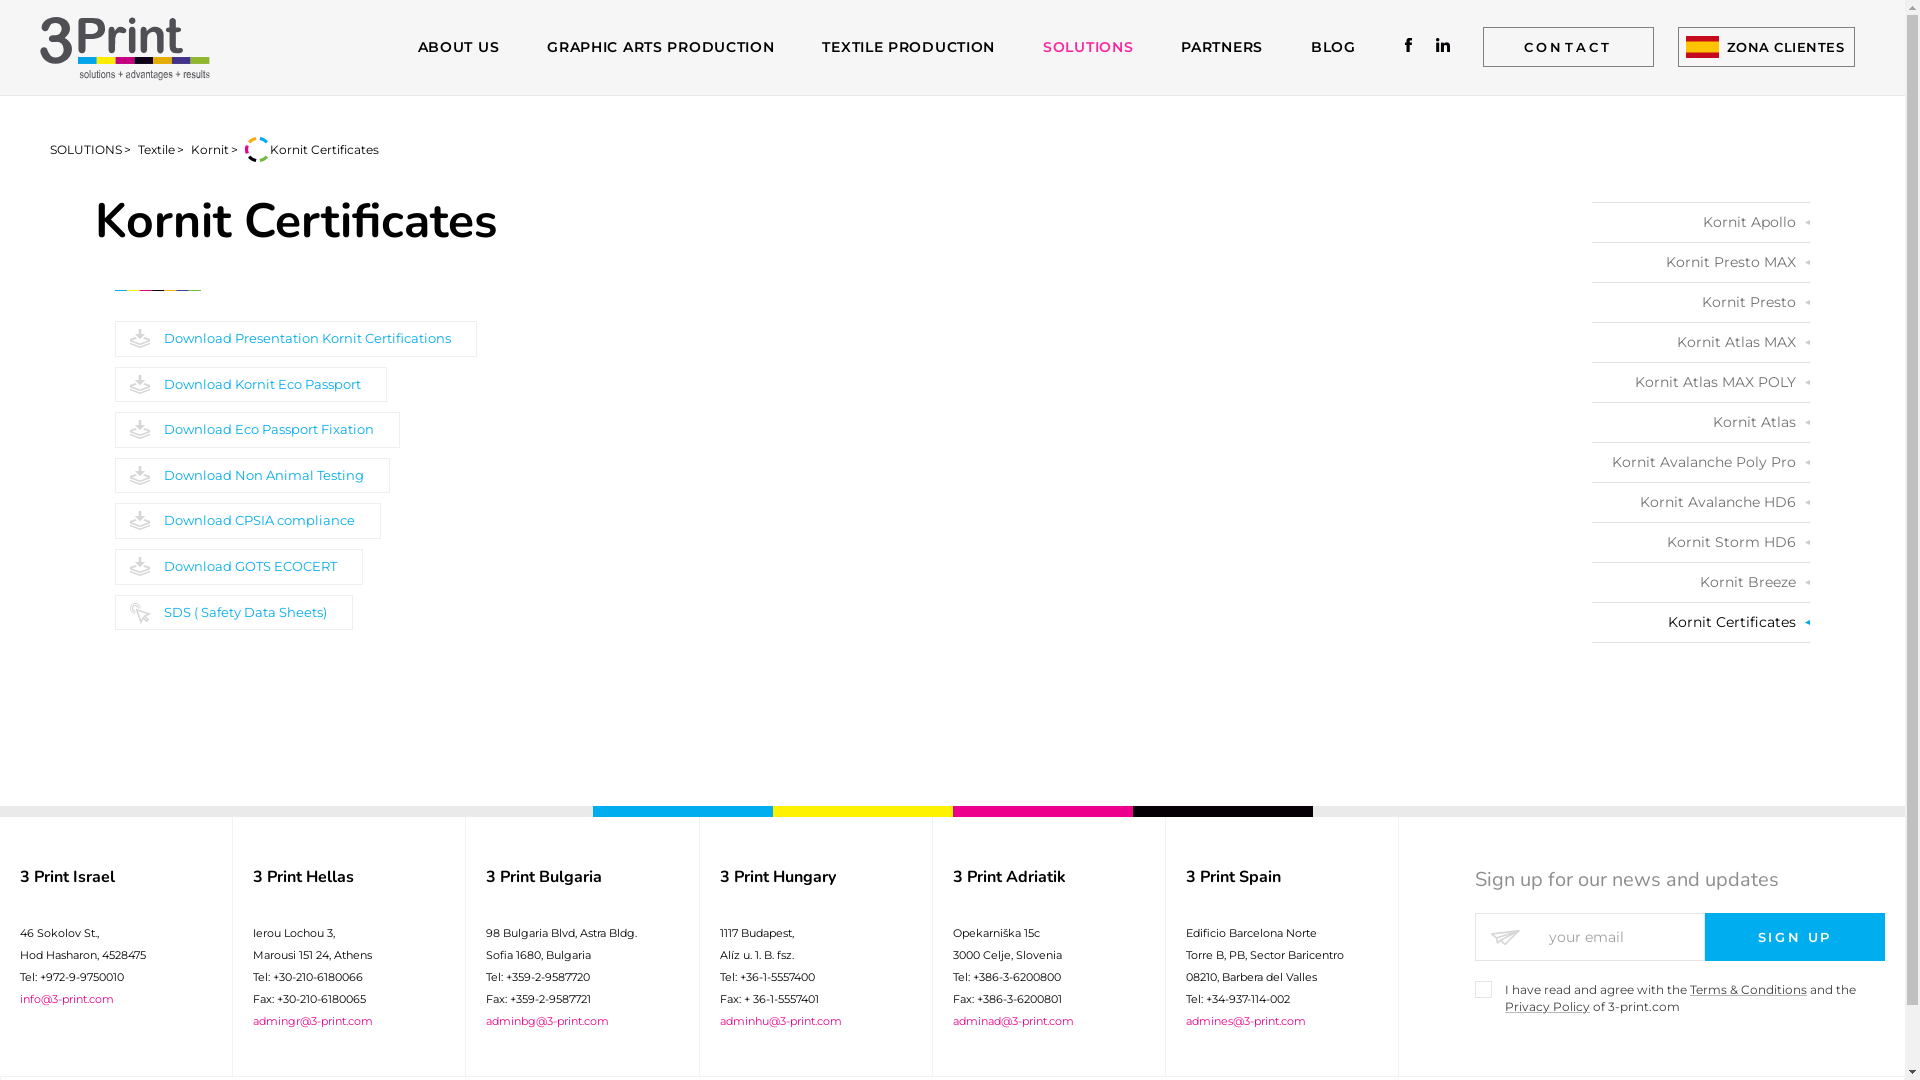 The image size is (1920, 1080). What do you see at coordinates (1699, 302) in the screenshot?
I see `'Kornit Presto'` at bounding box center [1699, 302].